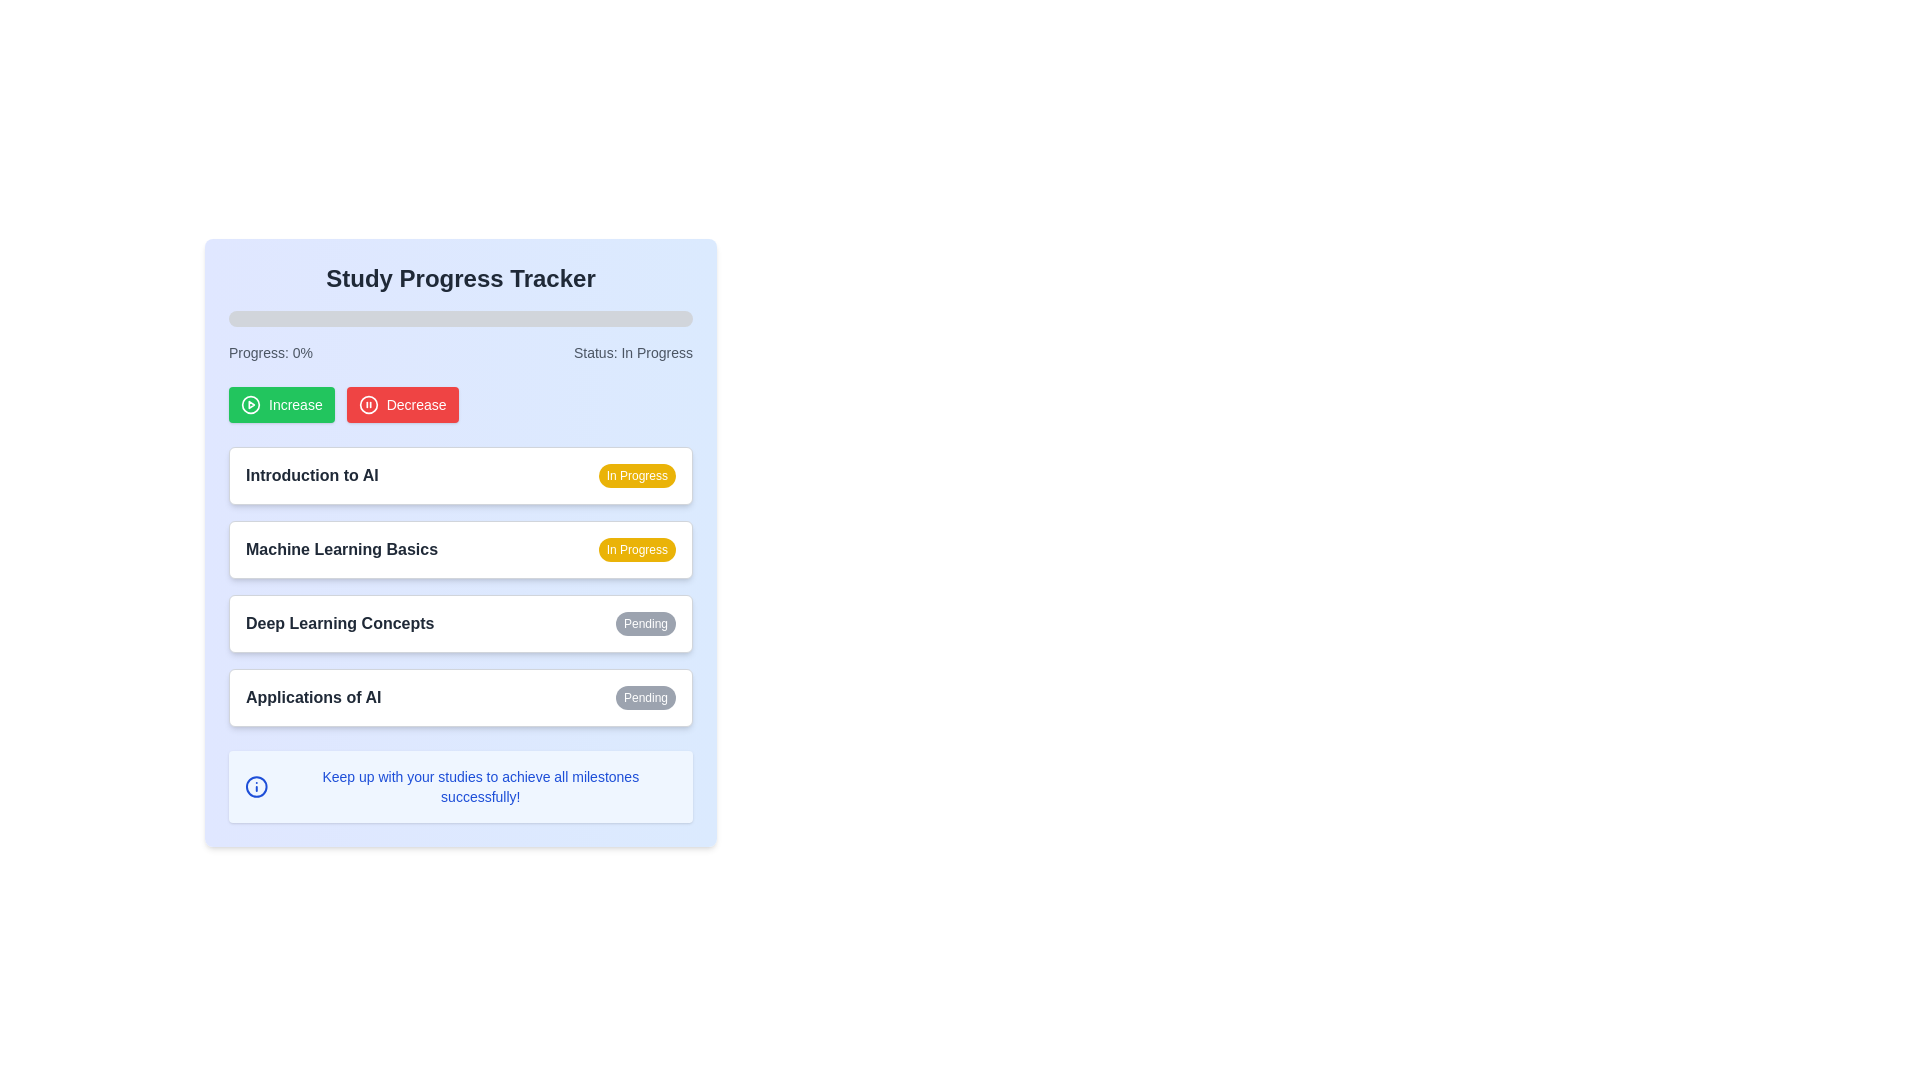  Describe the element at coordinates (280, 405) in the screenshot. I see `the first button located near the top of the interface, which is intended to increase the progress value displayed` at that location.